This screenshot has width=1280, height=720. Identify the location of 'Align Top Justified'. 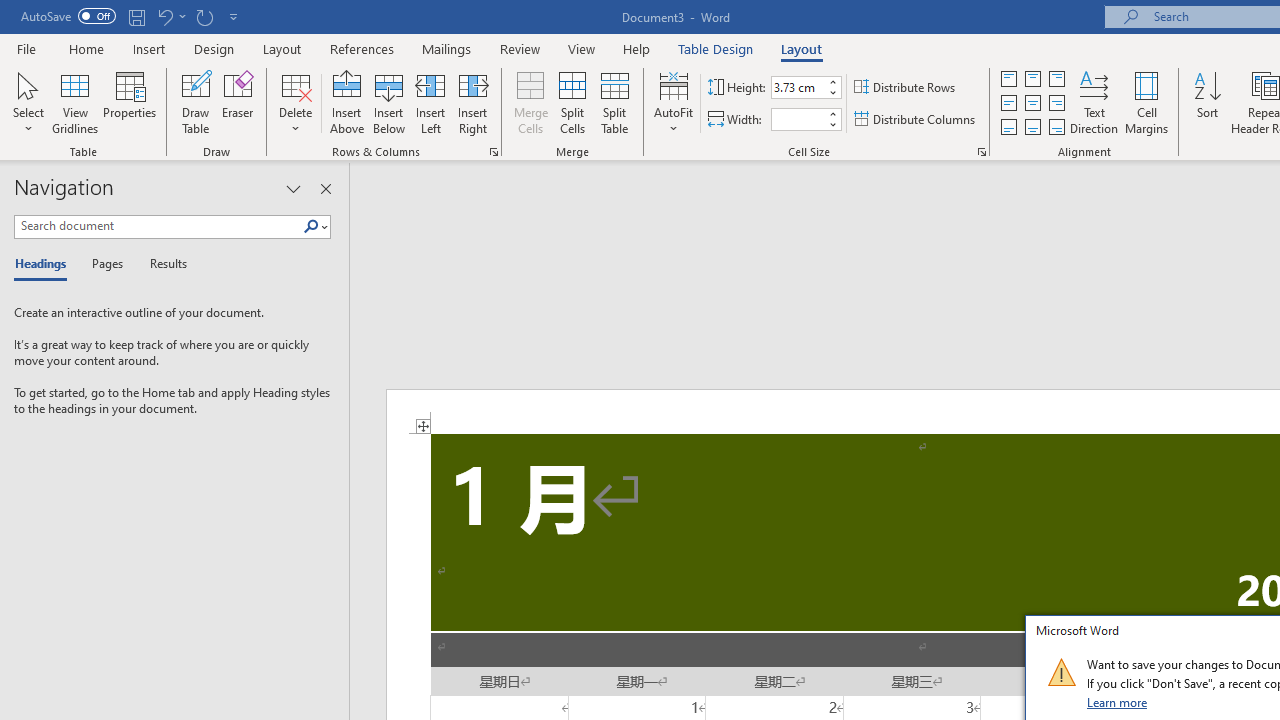
(1009, 78).